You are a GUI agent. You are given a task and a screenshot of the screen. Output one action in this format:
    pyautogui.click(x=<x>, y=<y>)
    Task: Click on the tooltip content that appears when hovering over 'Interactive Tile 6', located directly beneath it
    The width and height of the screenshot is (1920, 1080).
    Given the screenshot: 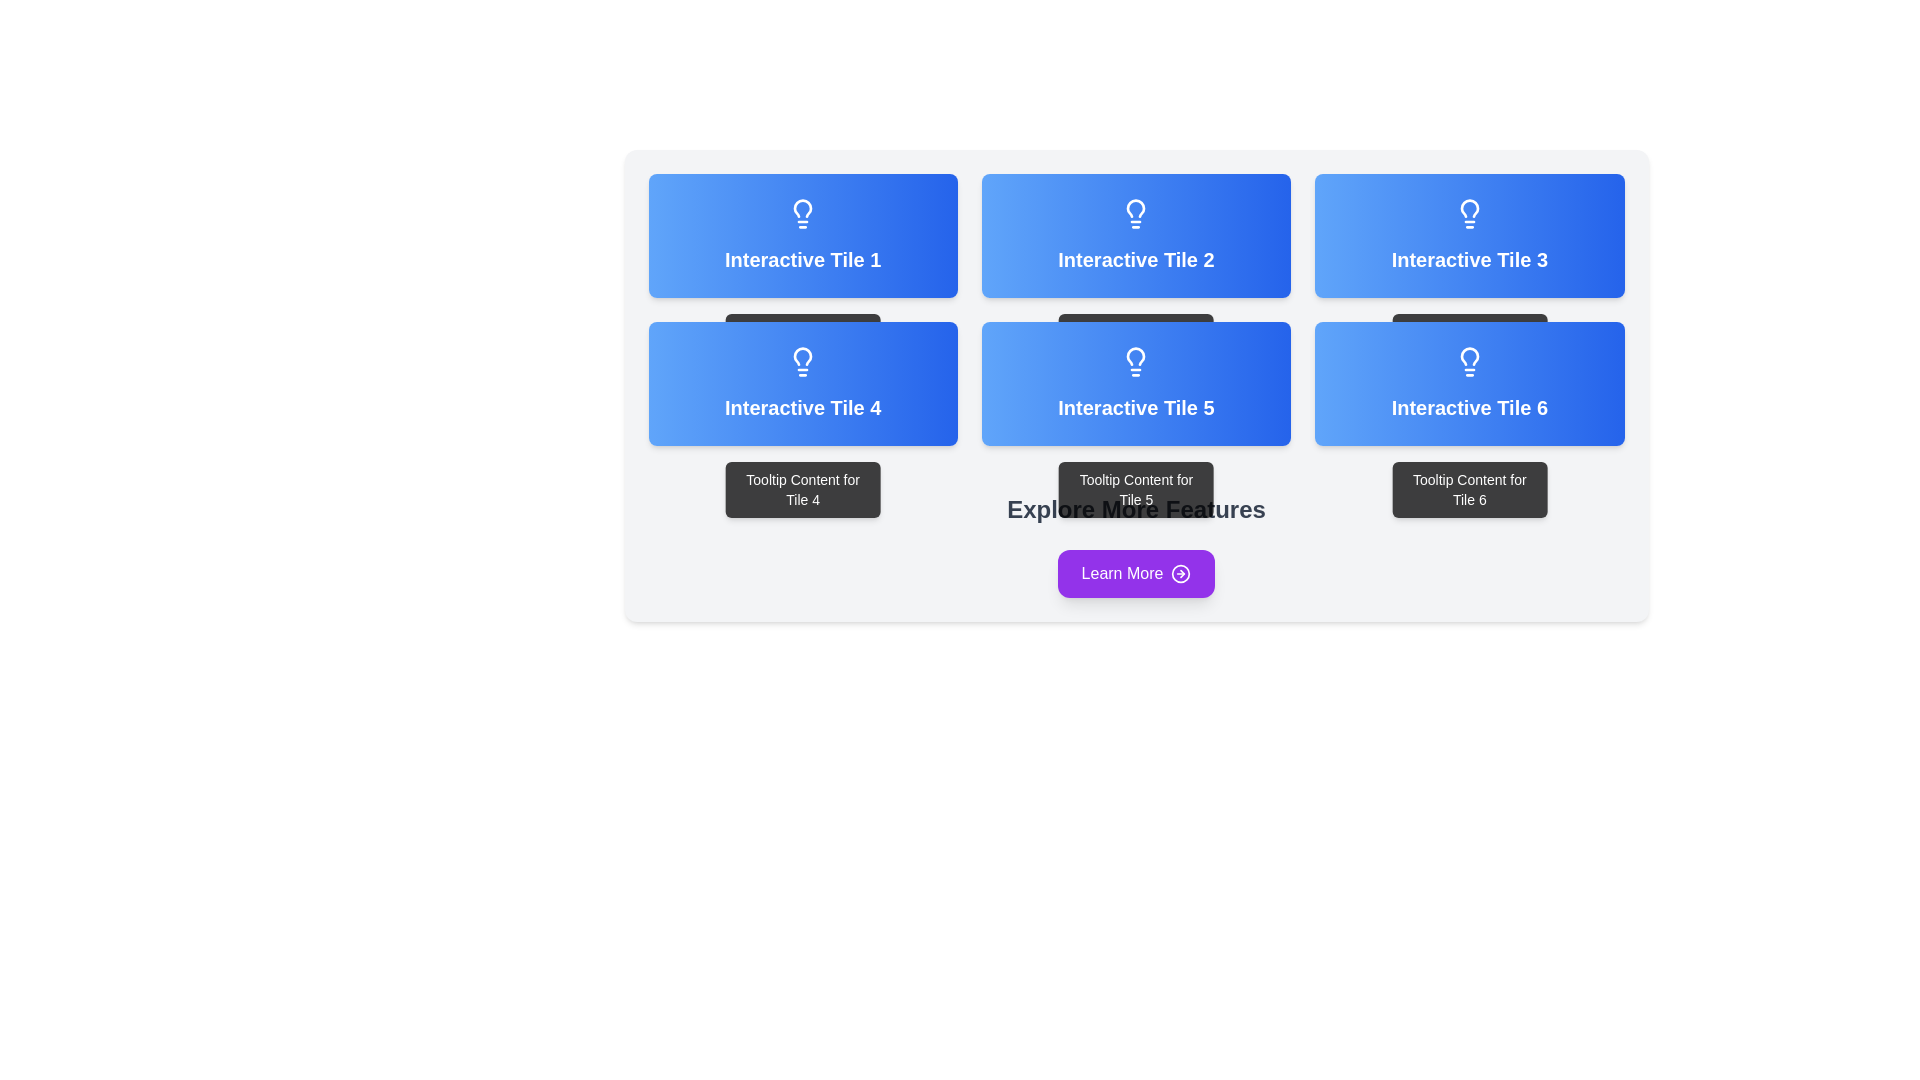 What is the action you would take?
    pyautogui.click(x=1469, y=489)
    